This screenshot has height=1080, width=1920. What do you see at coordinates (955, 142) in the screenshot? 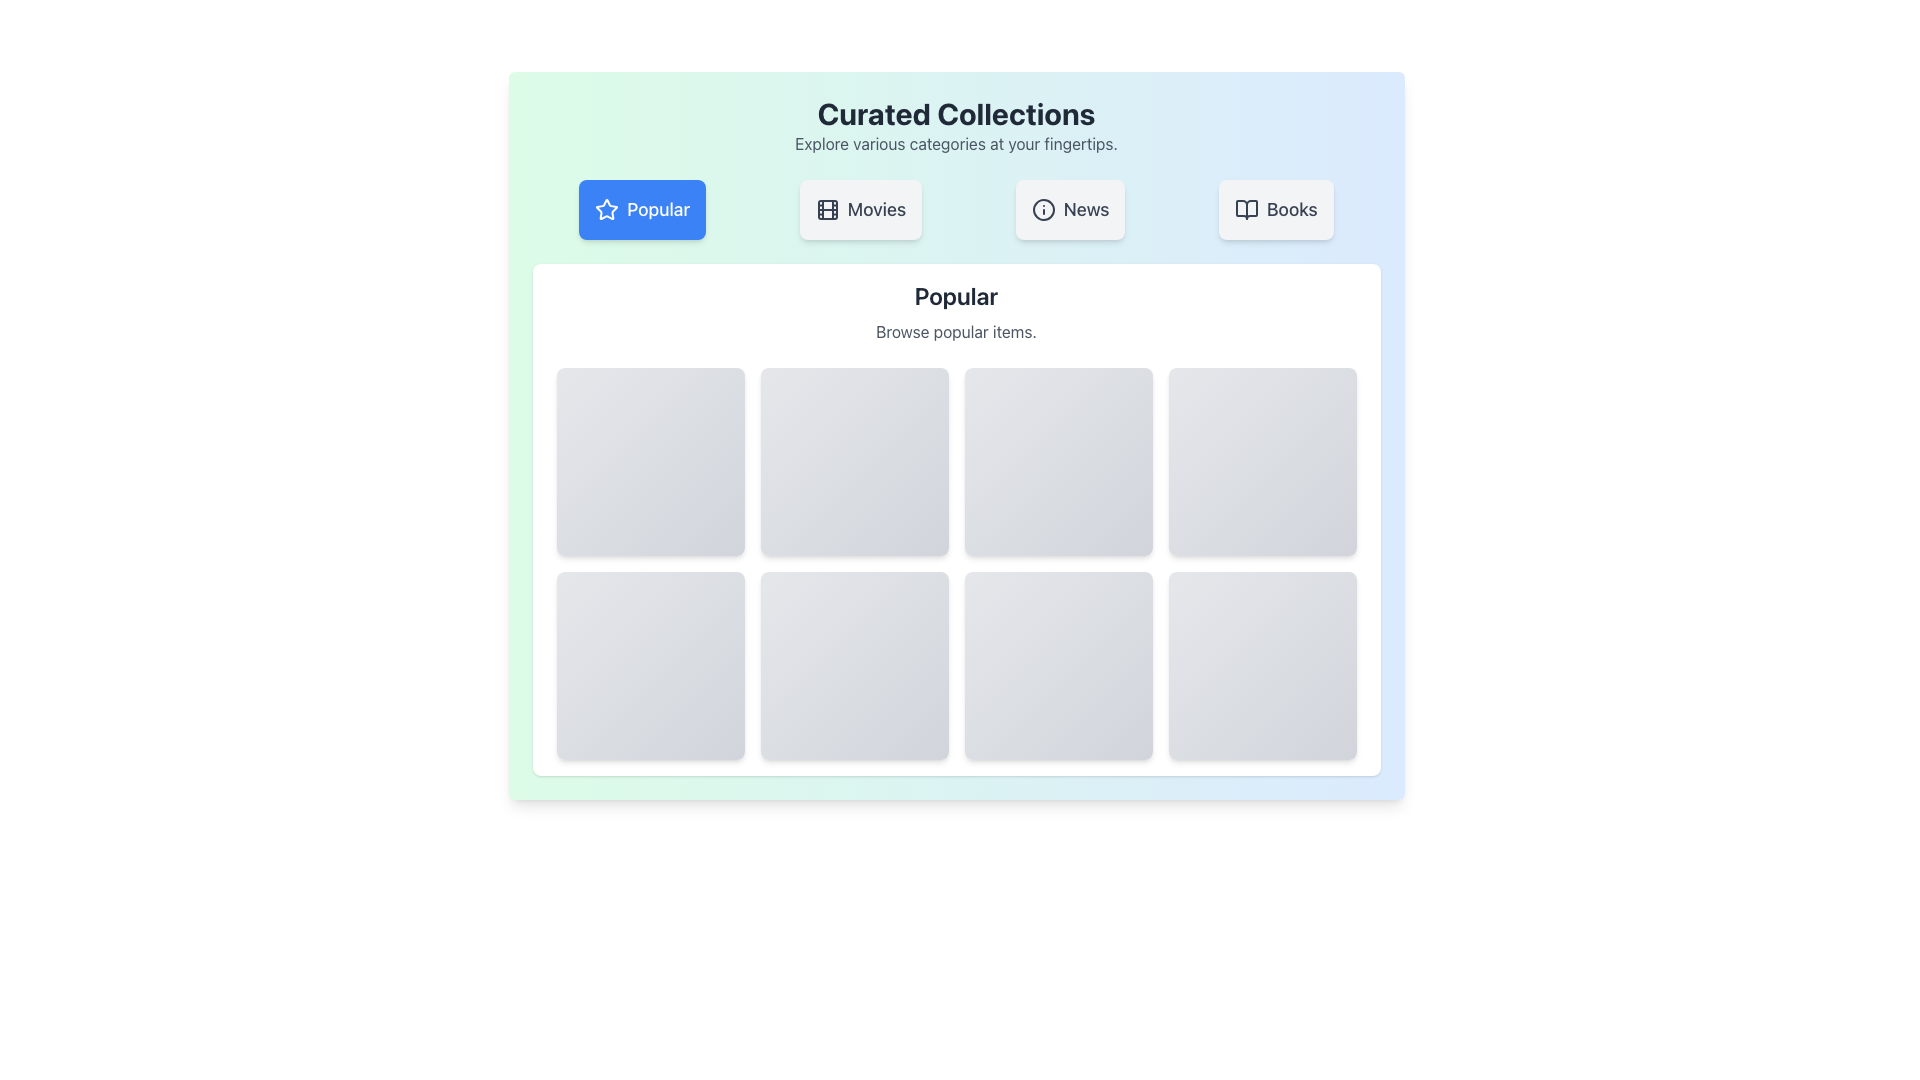
I see `descriptive text label located centrally beneath the 'Curated Collections' element in the interface` at bounding box center [955, 142].